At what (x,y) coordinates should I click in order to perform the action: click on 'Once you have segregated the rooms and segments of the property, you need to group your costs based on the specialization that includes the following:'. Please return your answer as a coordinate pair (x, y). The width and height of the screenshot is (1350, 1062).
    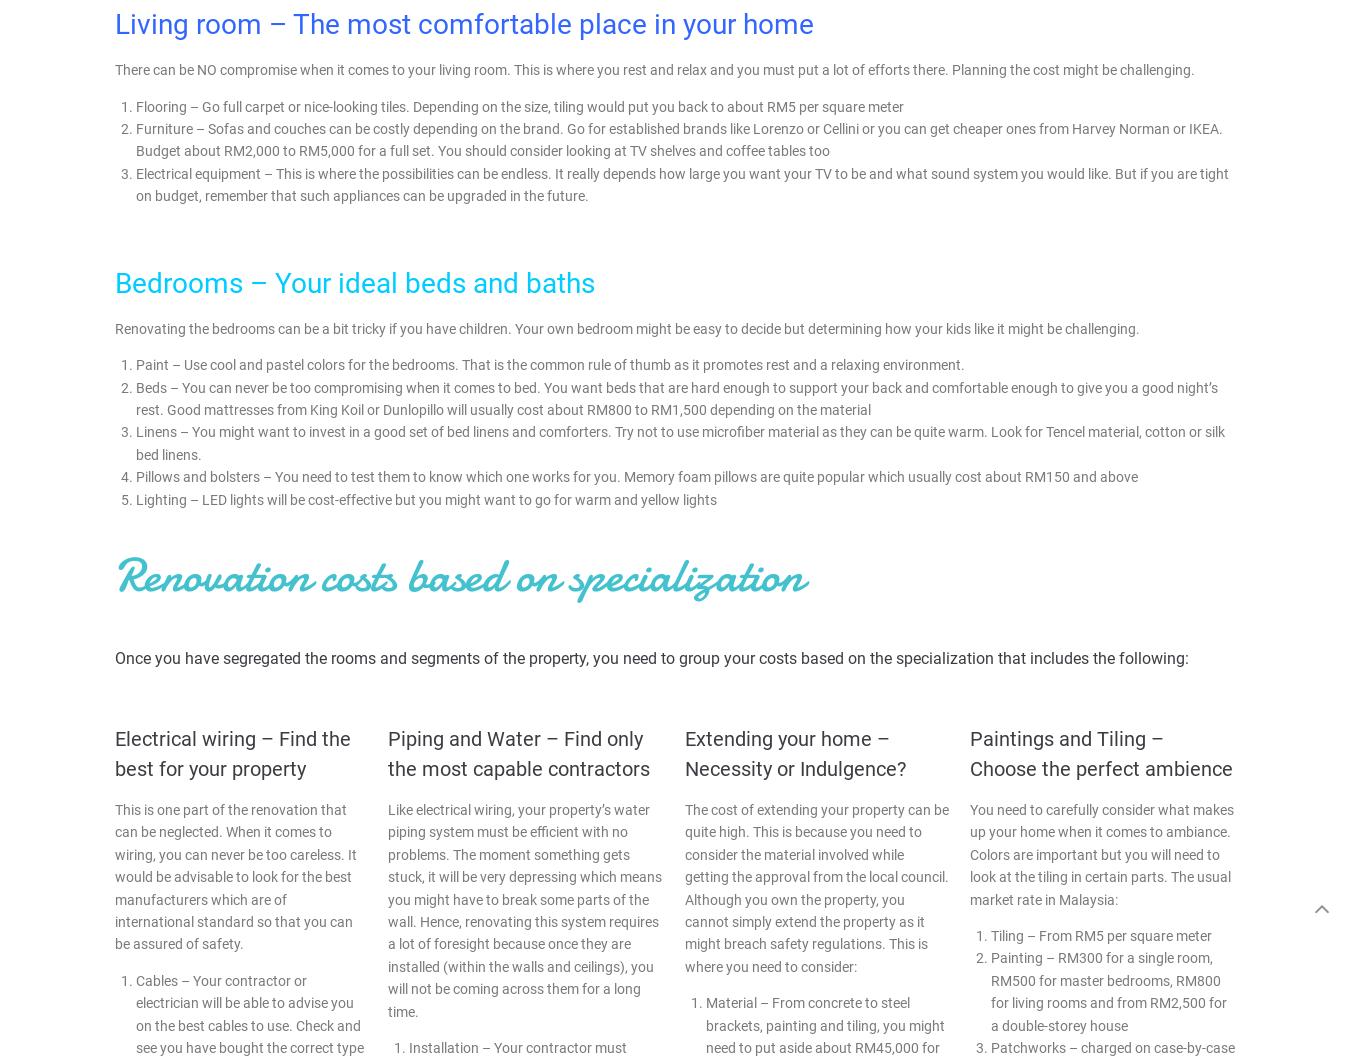
    Looking at the image, I should click on (652, 657).